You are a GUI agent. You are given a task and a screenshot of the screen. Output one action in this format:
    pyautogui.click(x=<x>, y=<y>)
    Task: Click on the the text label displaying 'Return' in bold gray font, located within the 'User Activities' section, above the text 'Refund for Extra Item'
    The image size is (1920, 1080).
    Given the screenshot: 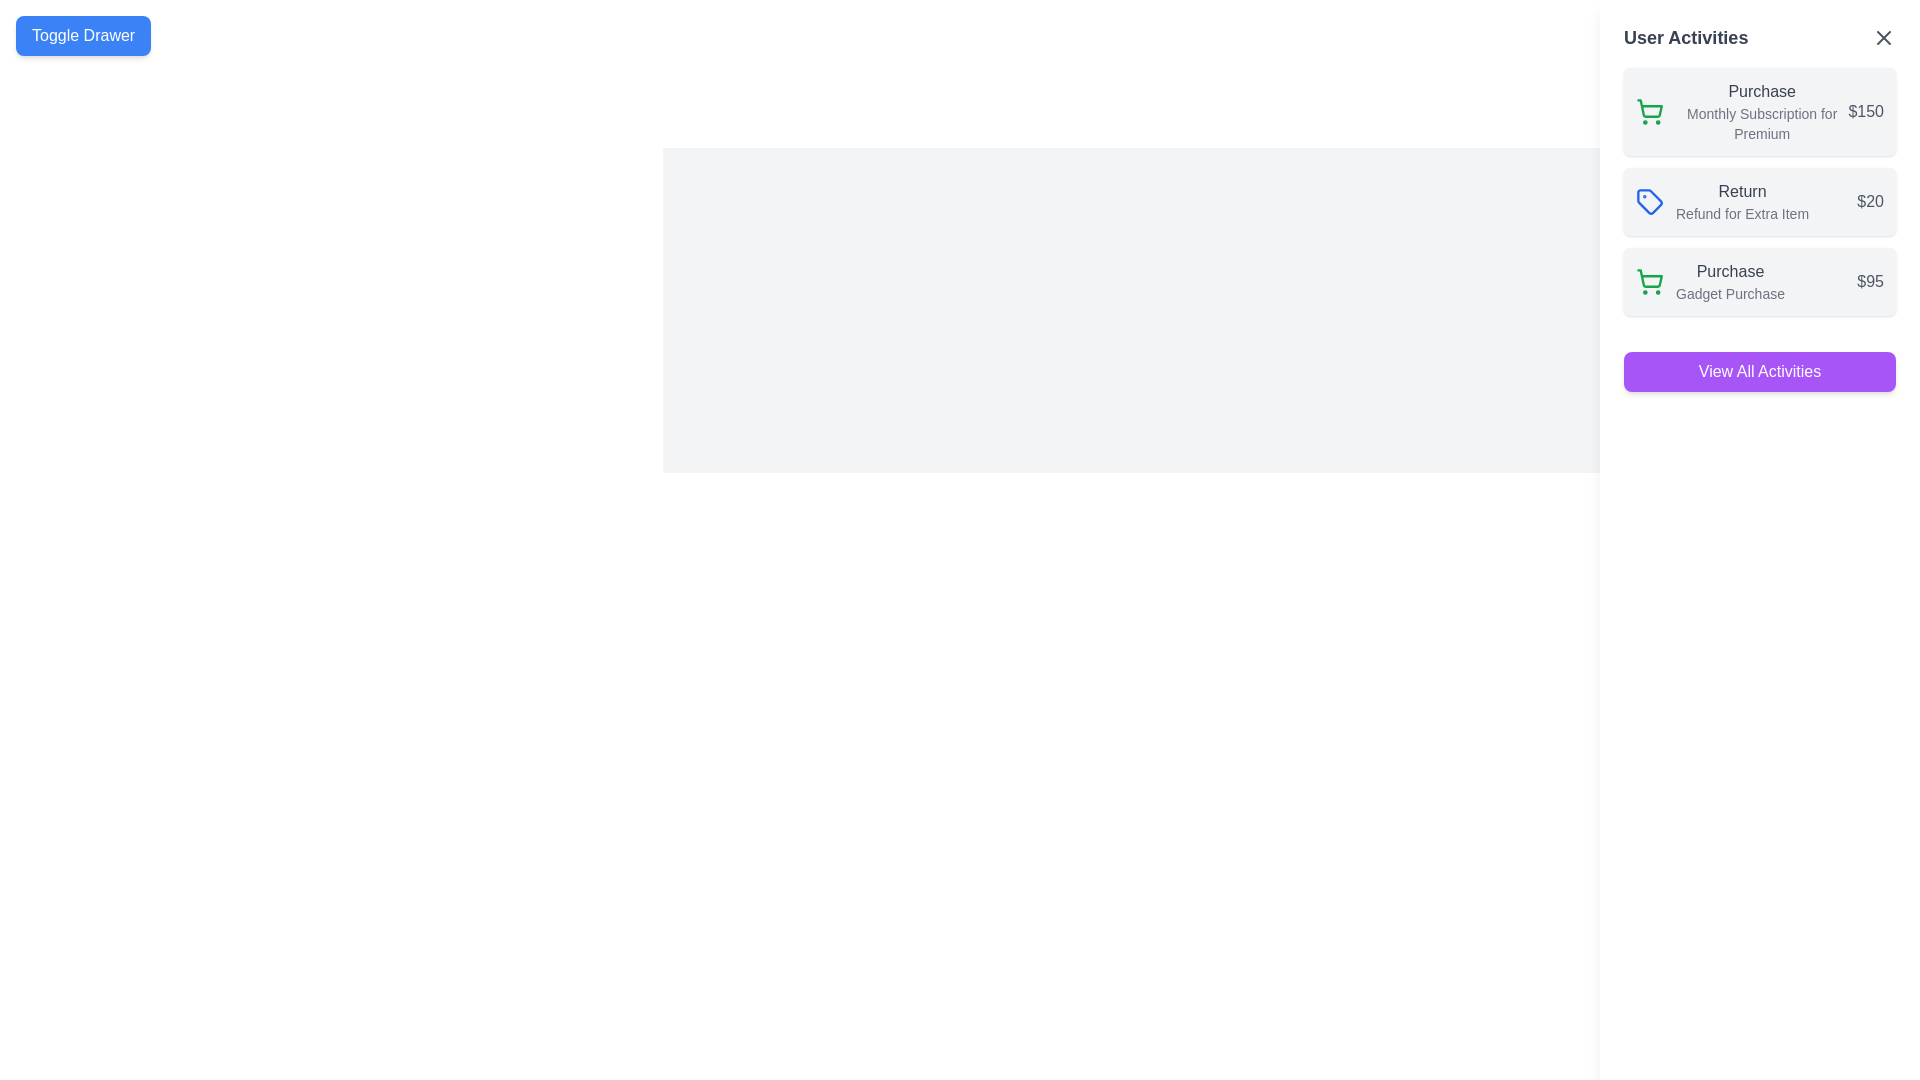 What is the action you would take?
    pyautogui.click(x=1741, y=192)
    